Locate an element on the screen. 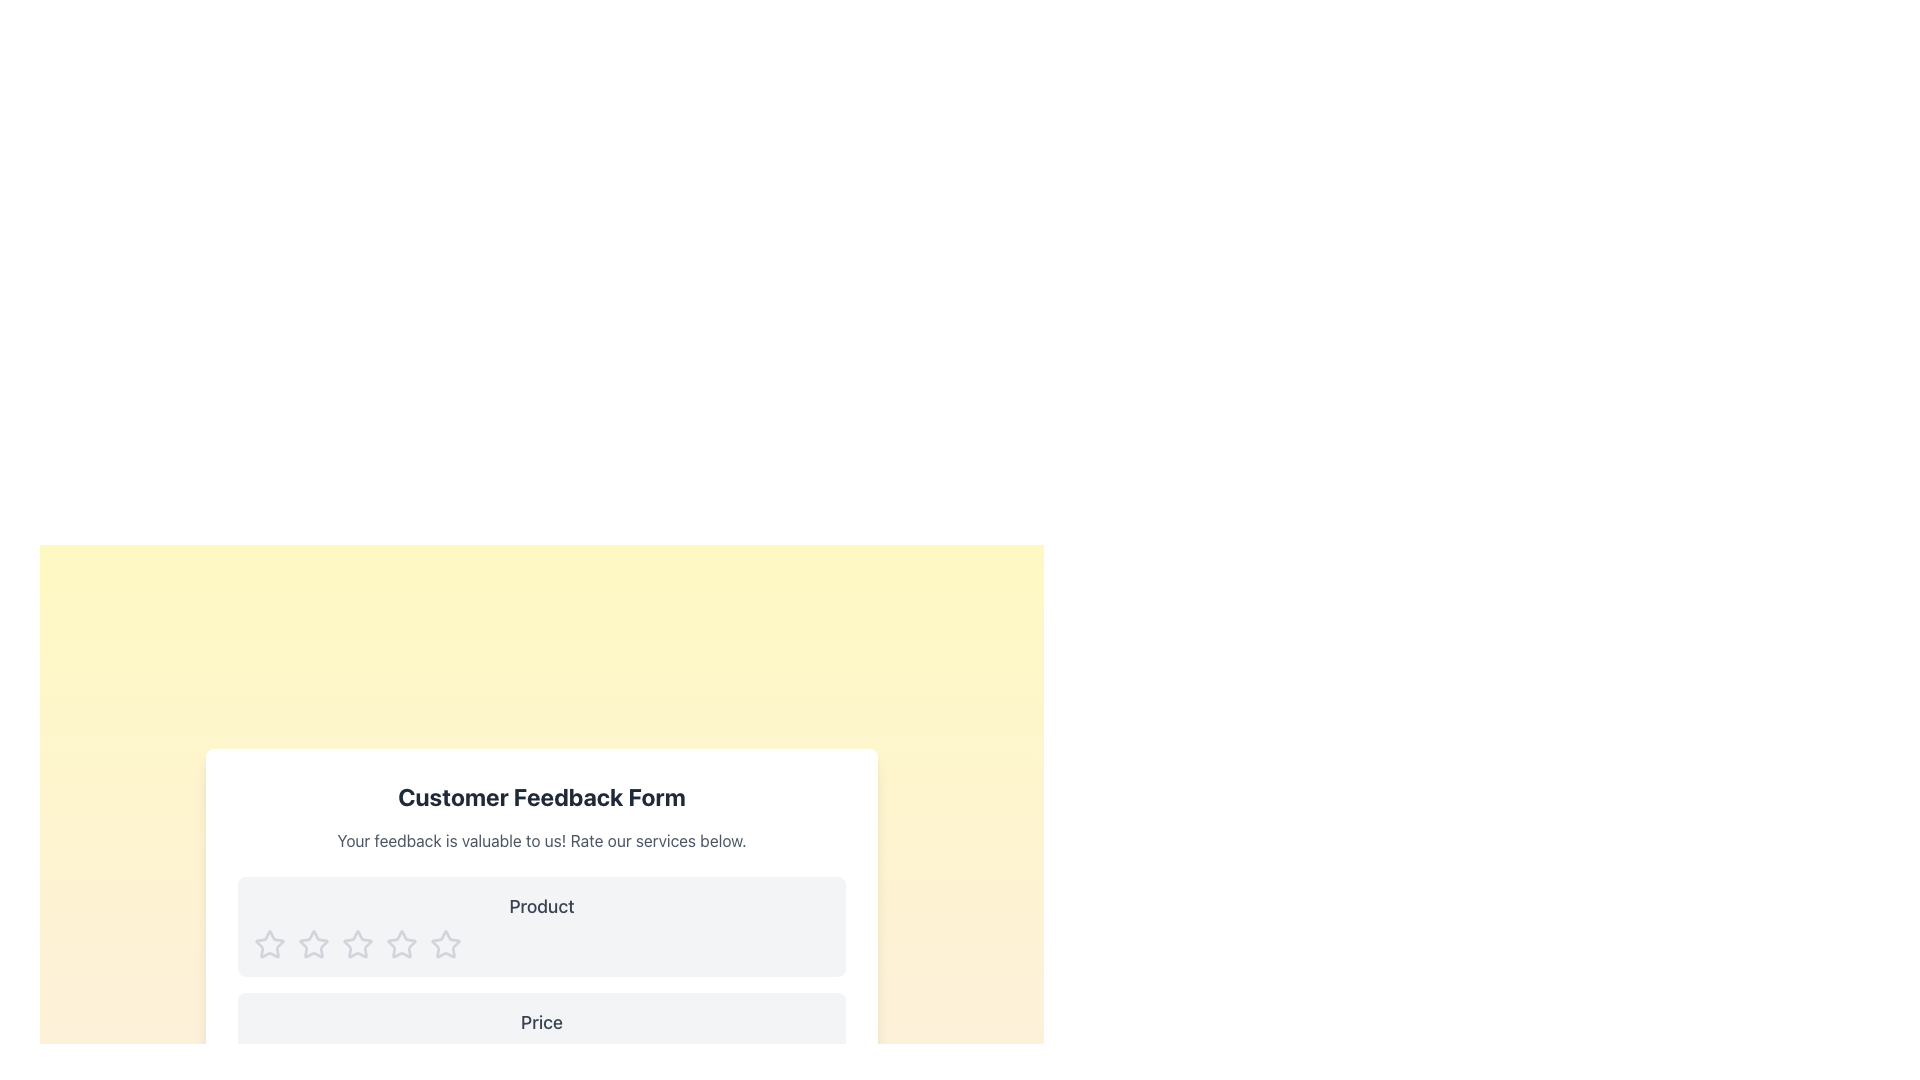  keyboard navigation is located at coordinates (358, 944).